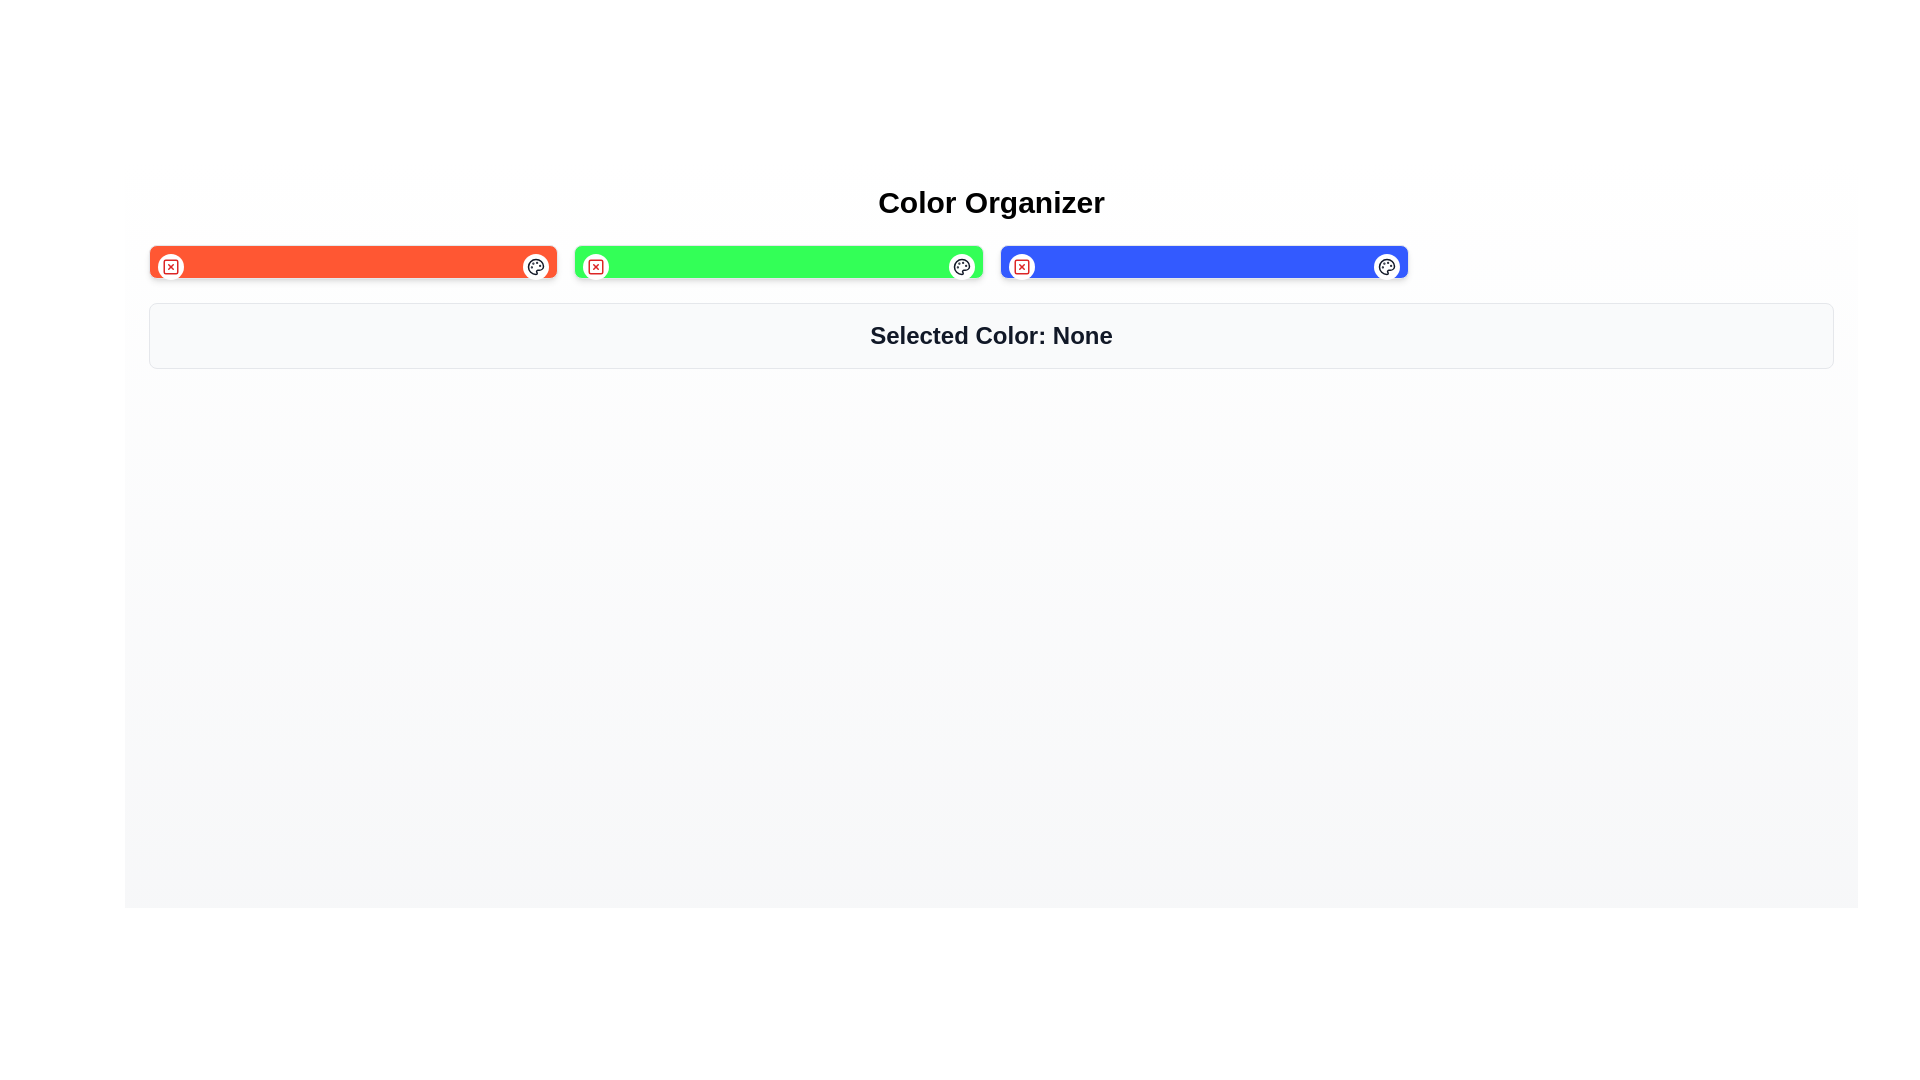 This screenshot has width=1920, height=1080. Describe the element at coordinates (171, 265) in the screenshot. I see `the small red square button with rounded corners located in the top-left corner of the horizontal orange bar` at that location.